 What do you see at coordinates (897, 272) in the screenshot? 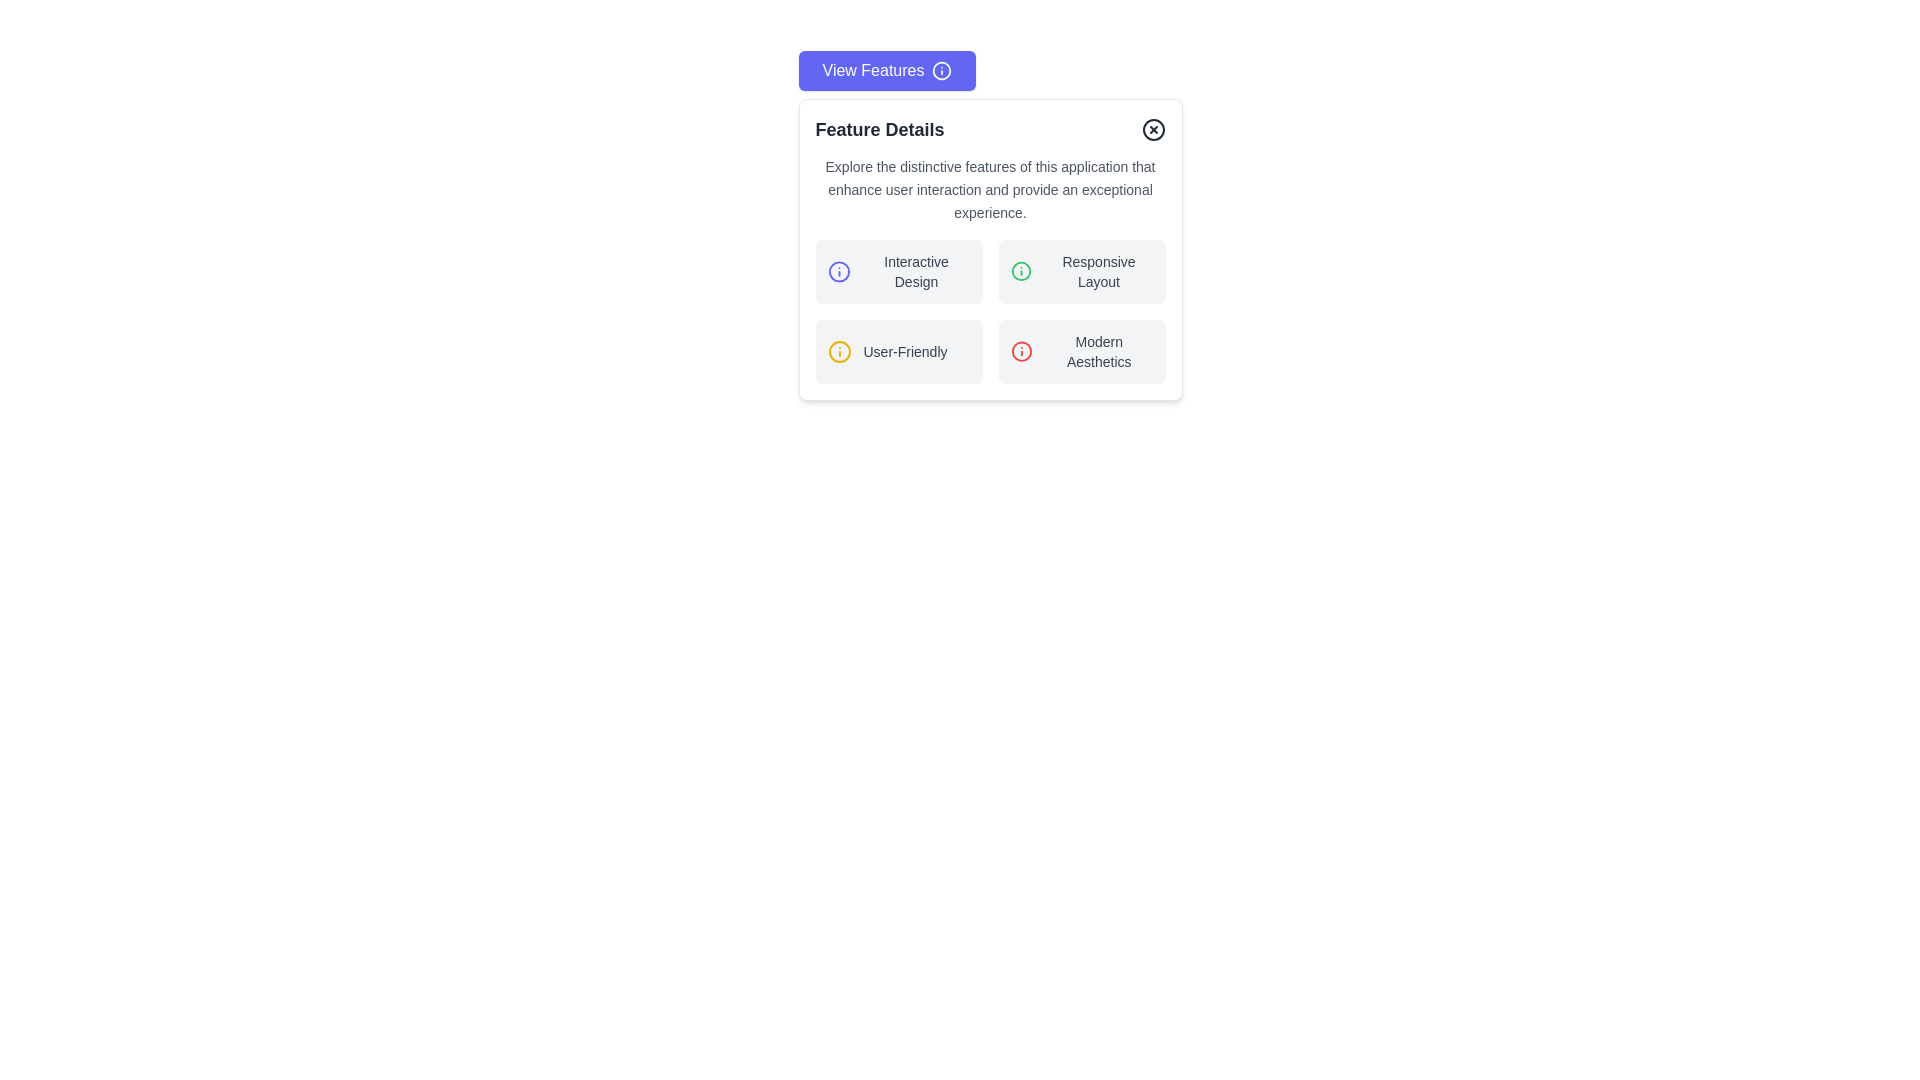
I see `the 'Interactive Design' informative module located in the top-left quadrant of the grid layout` at bounding box center [897, 272].